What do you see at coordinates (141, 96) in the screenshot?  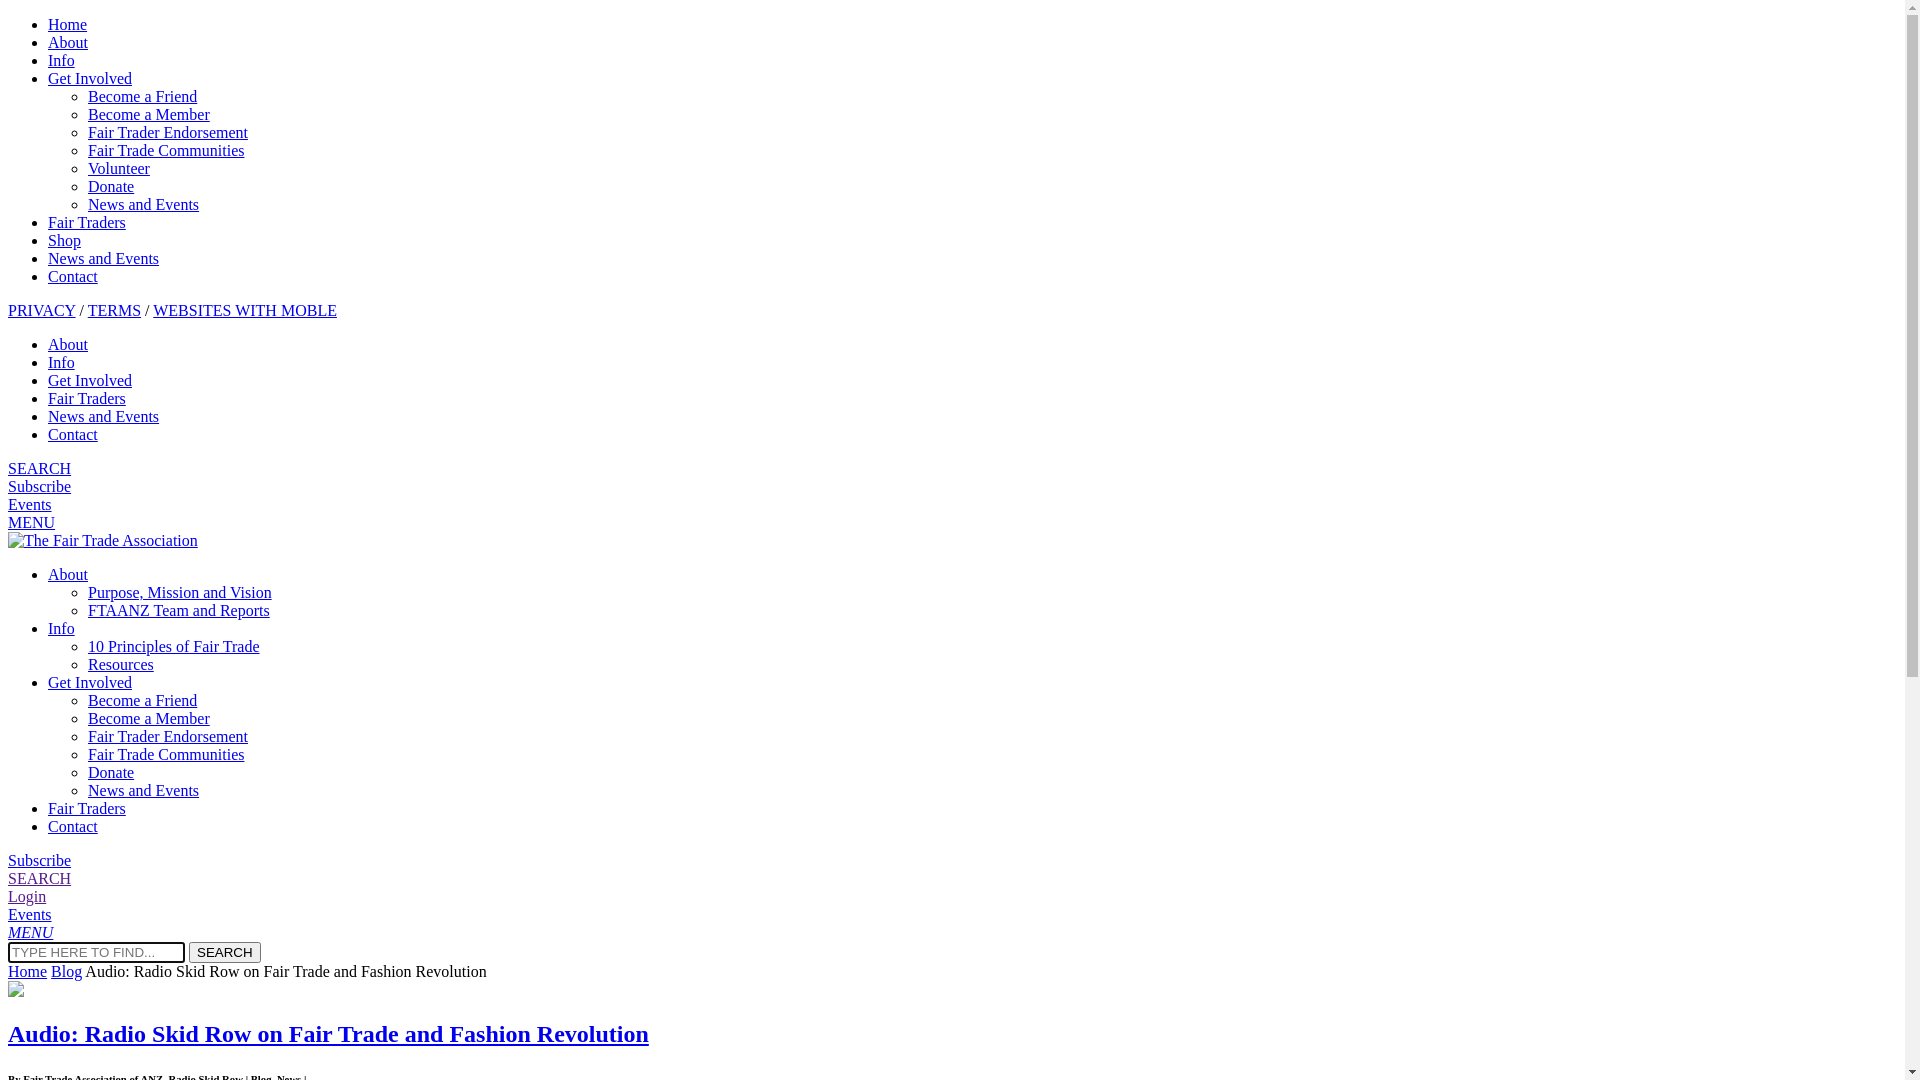 I see `'Become a Friend'` at bounding box center [141, 96].